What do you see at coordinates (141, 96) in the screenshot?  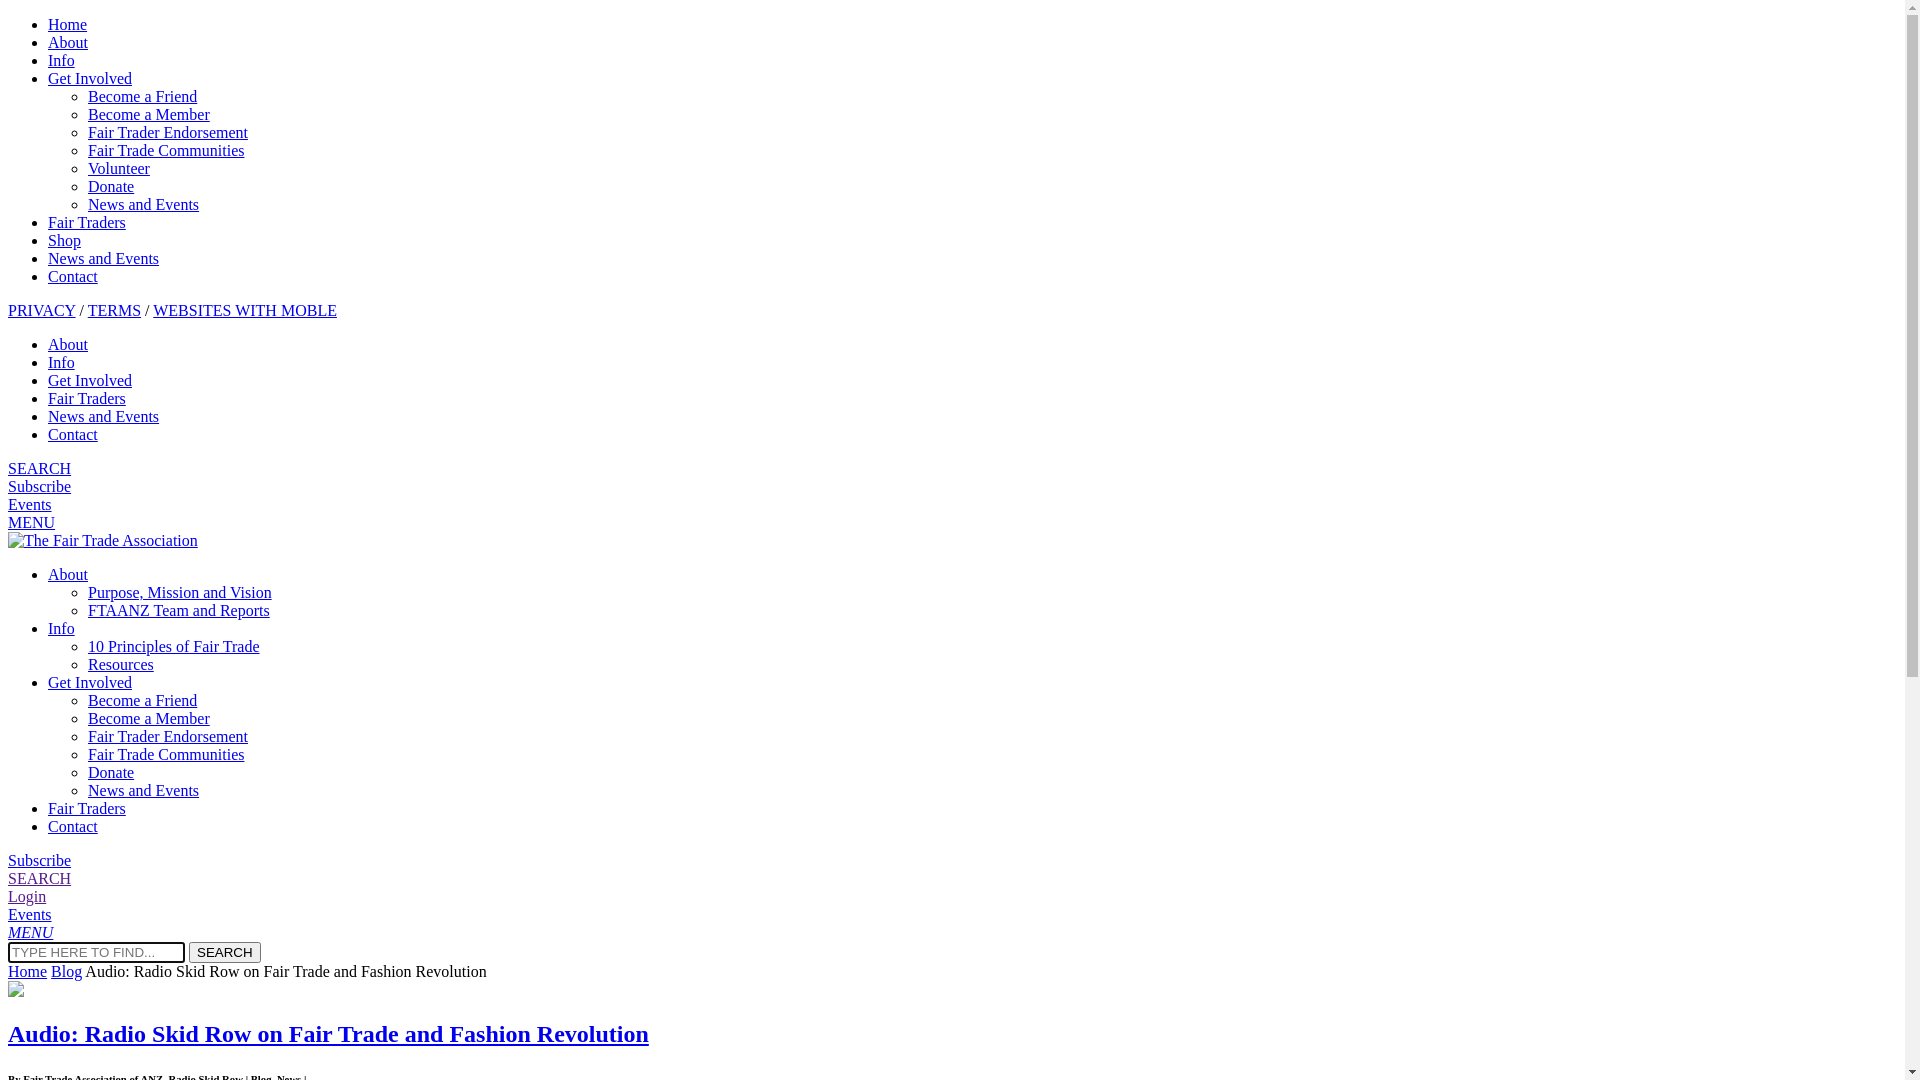 I see `'Become a Friend'` at bounding box center [141, 96].